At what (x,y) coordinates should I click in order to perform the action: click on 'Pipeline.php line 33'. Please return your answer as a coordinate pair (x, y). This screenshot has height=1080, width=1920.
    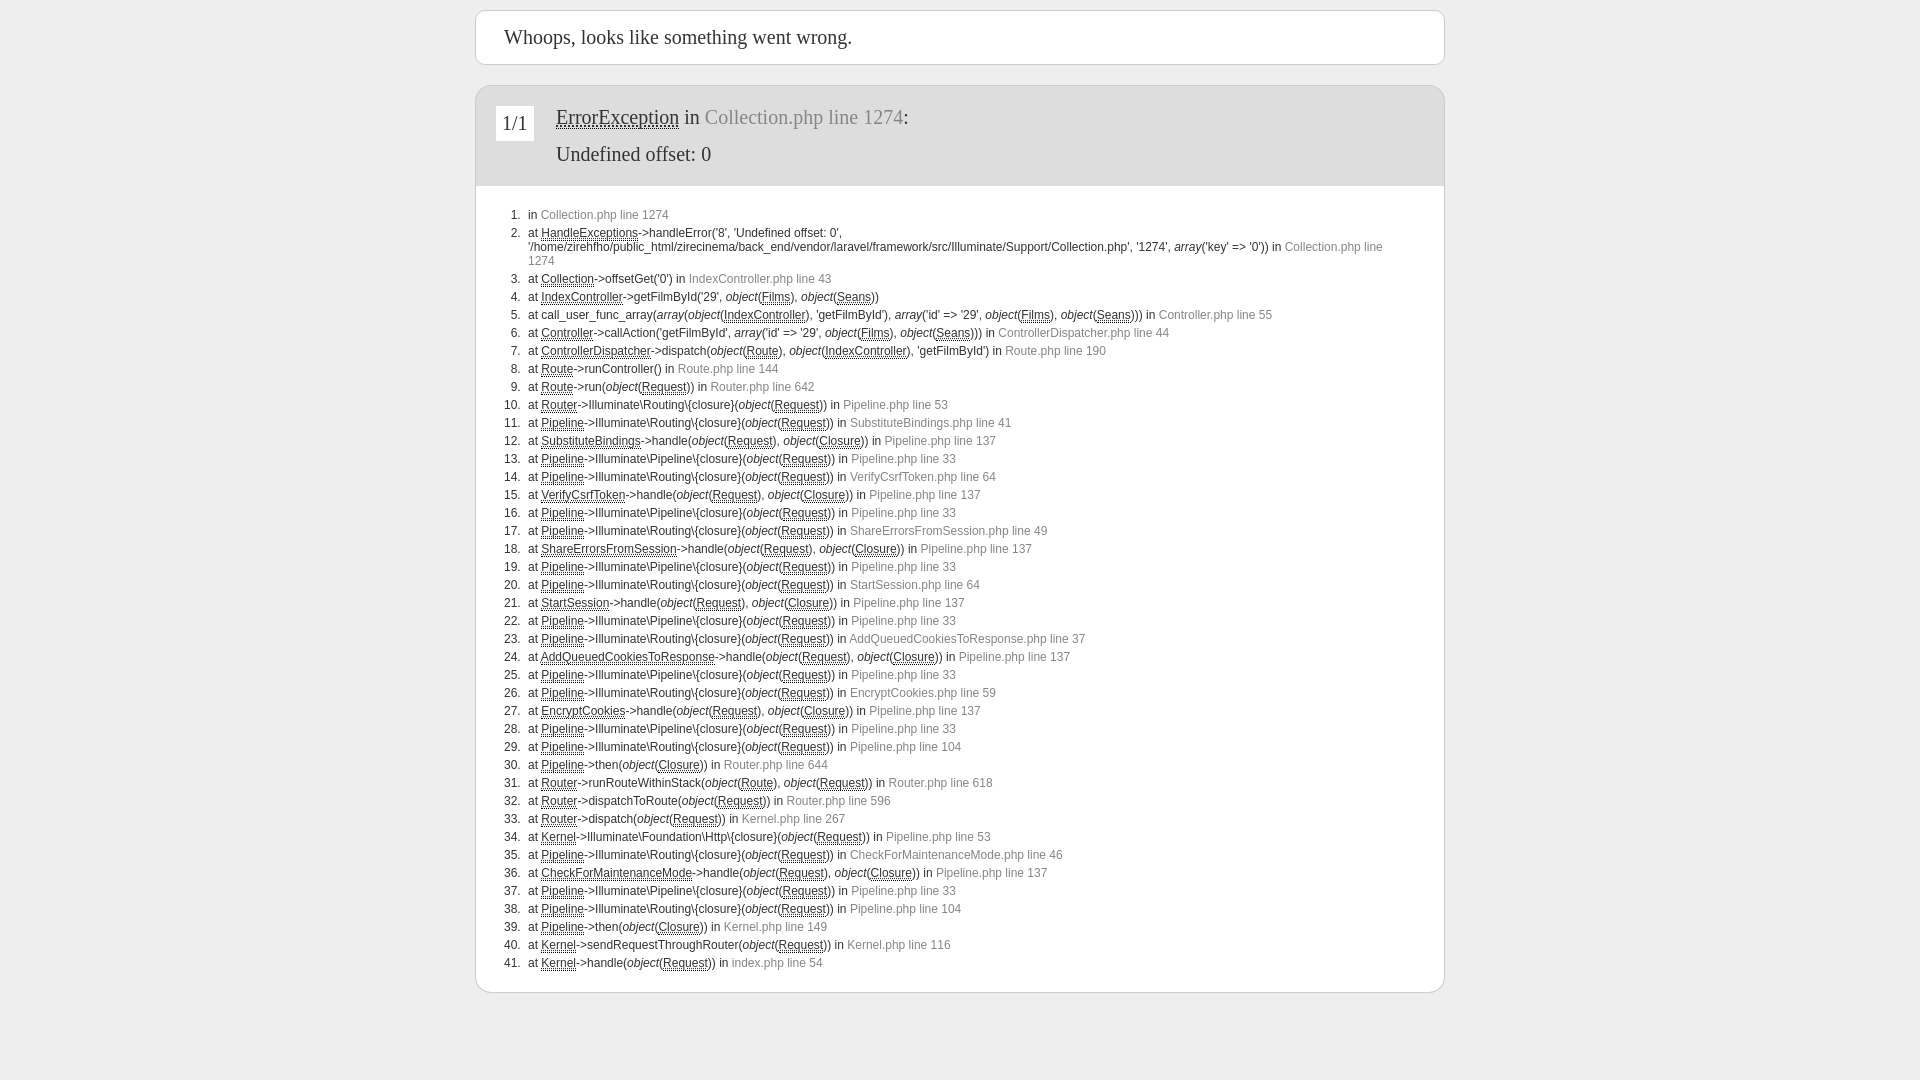
    Looking at the image, I should click on (902, 567).